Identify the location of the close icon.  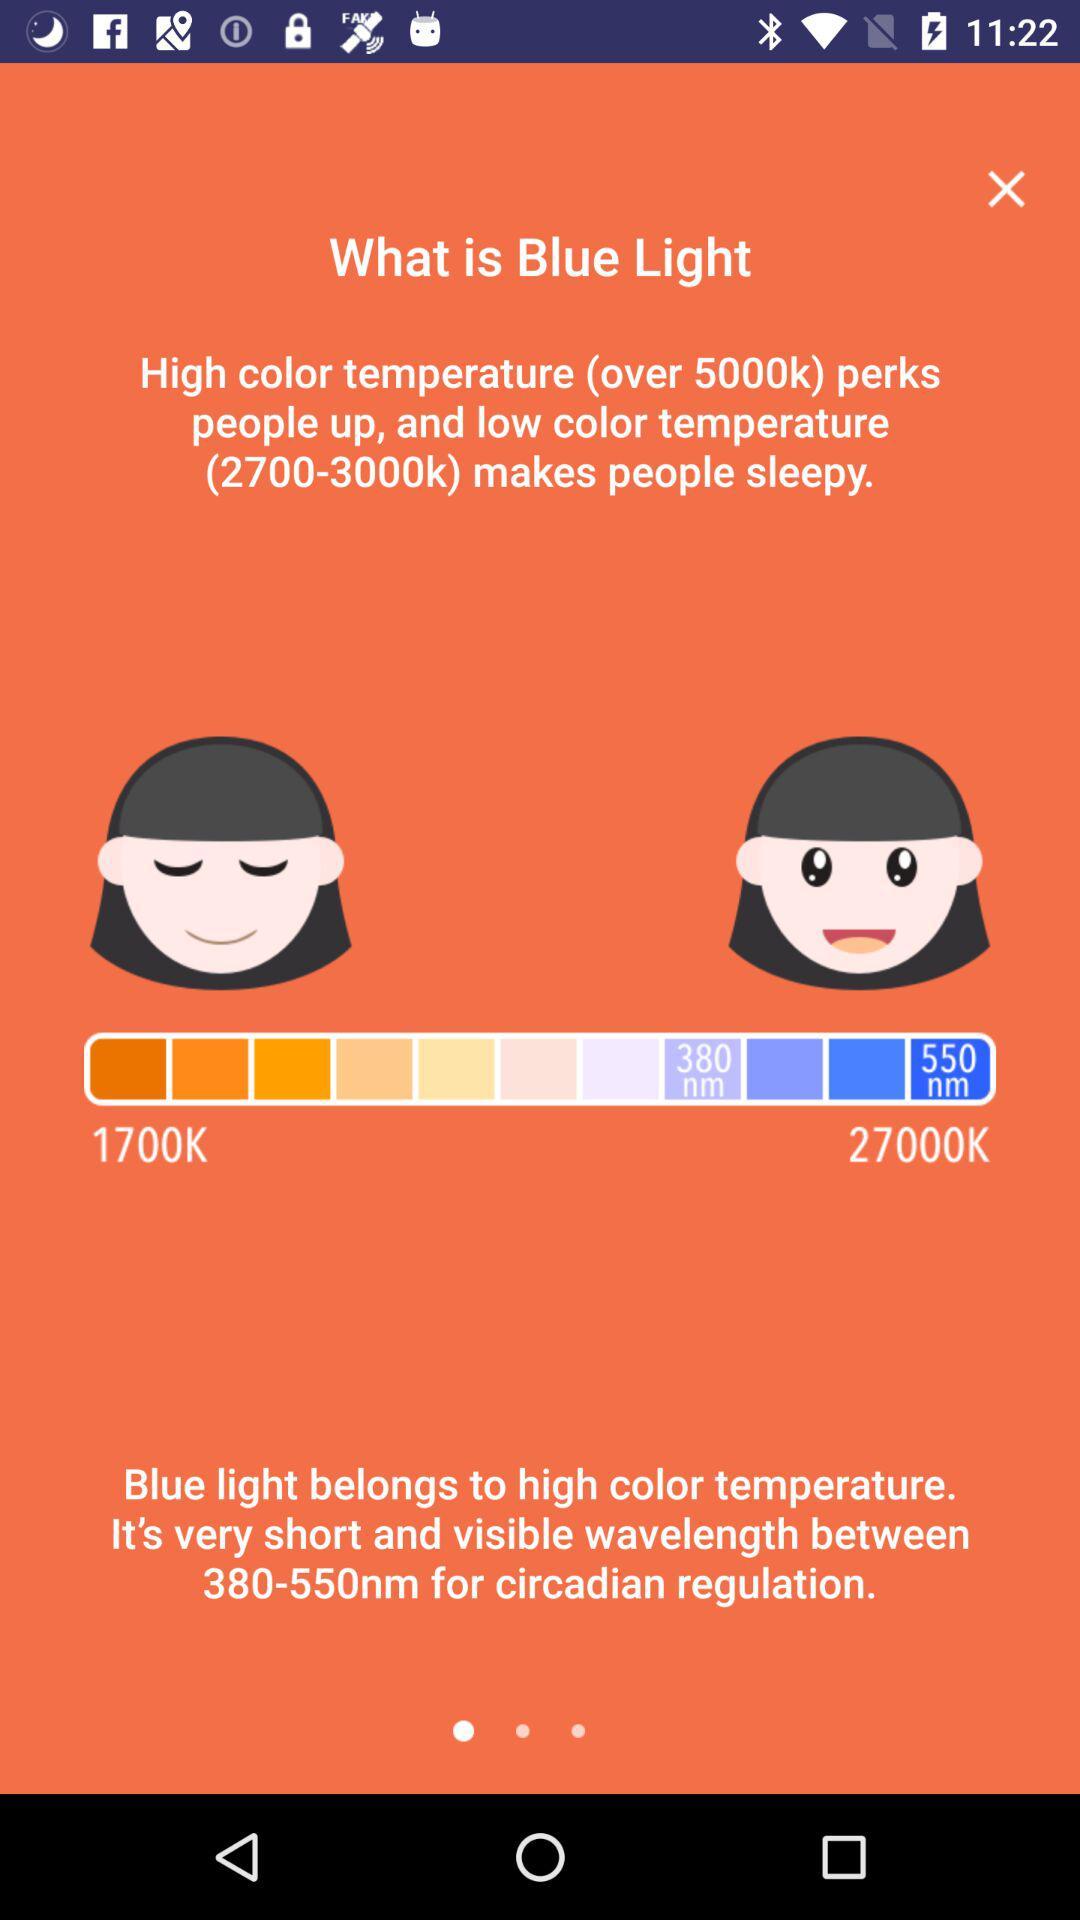
(1006, 188).